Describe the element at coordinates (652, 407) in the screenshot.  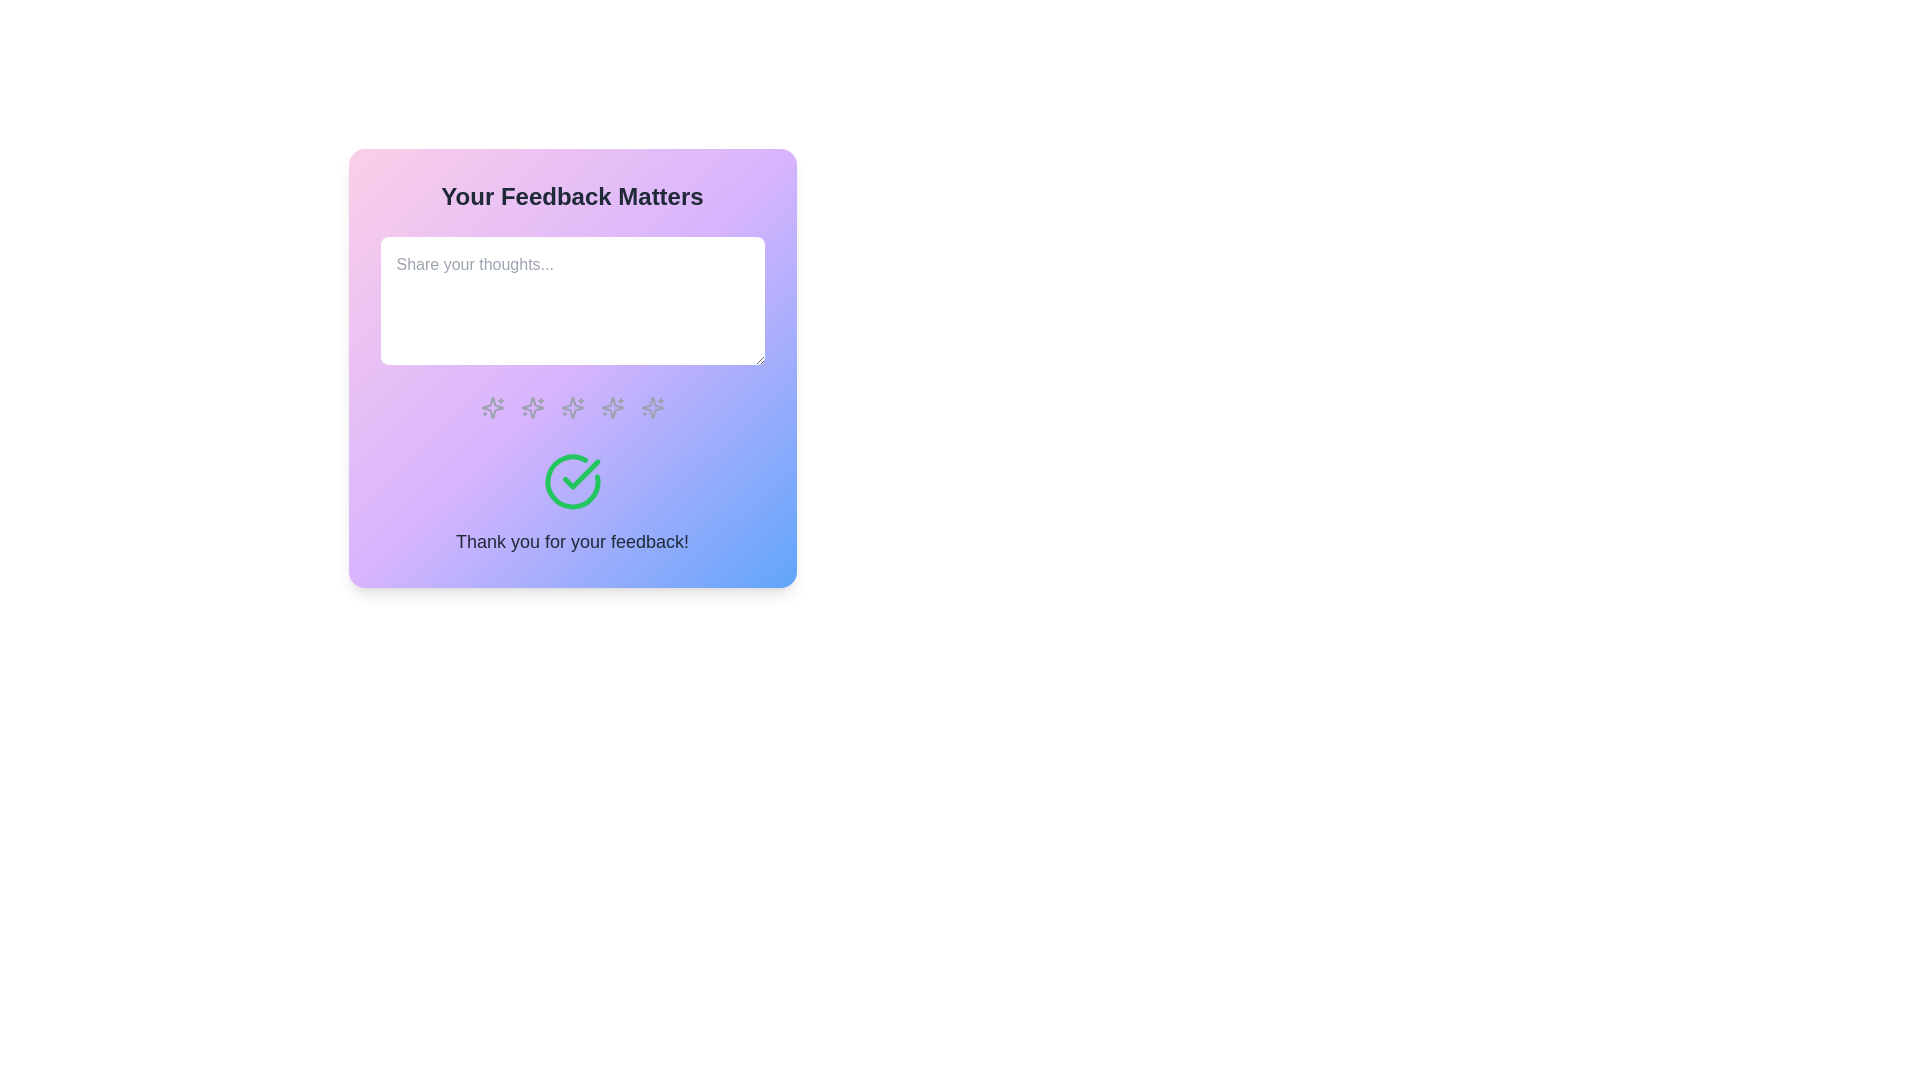
I see `the fifth star-like decorative icon with a grayish border, located below the text input field in the feedback form component` at that location.